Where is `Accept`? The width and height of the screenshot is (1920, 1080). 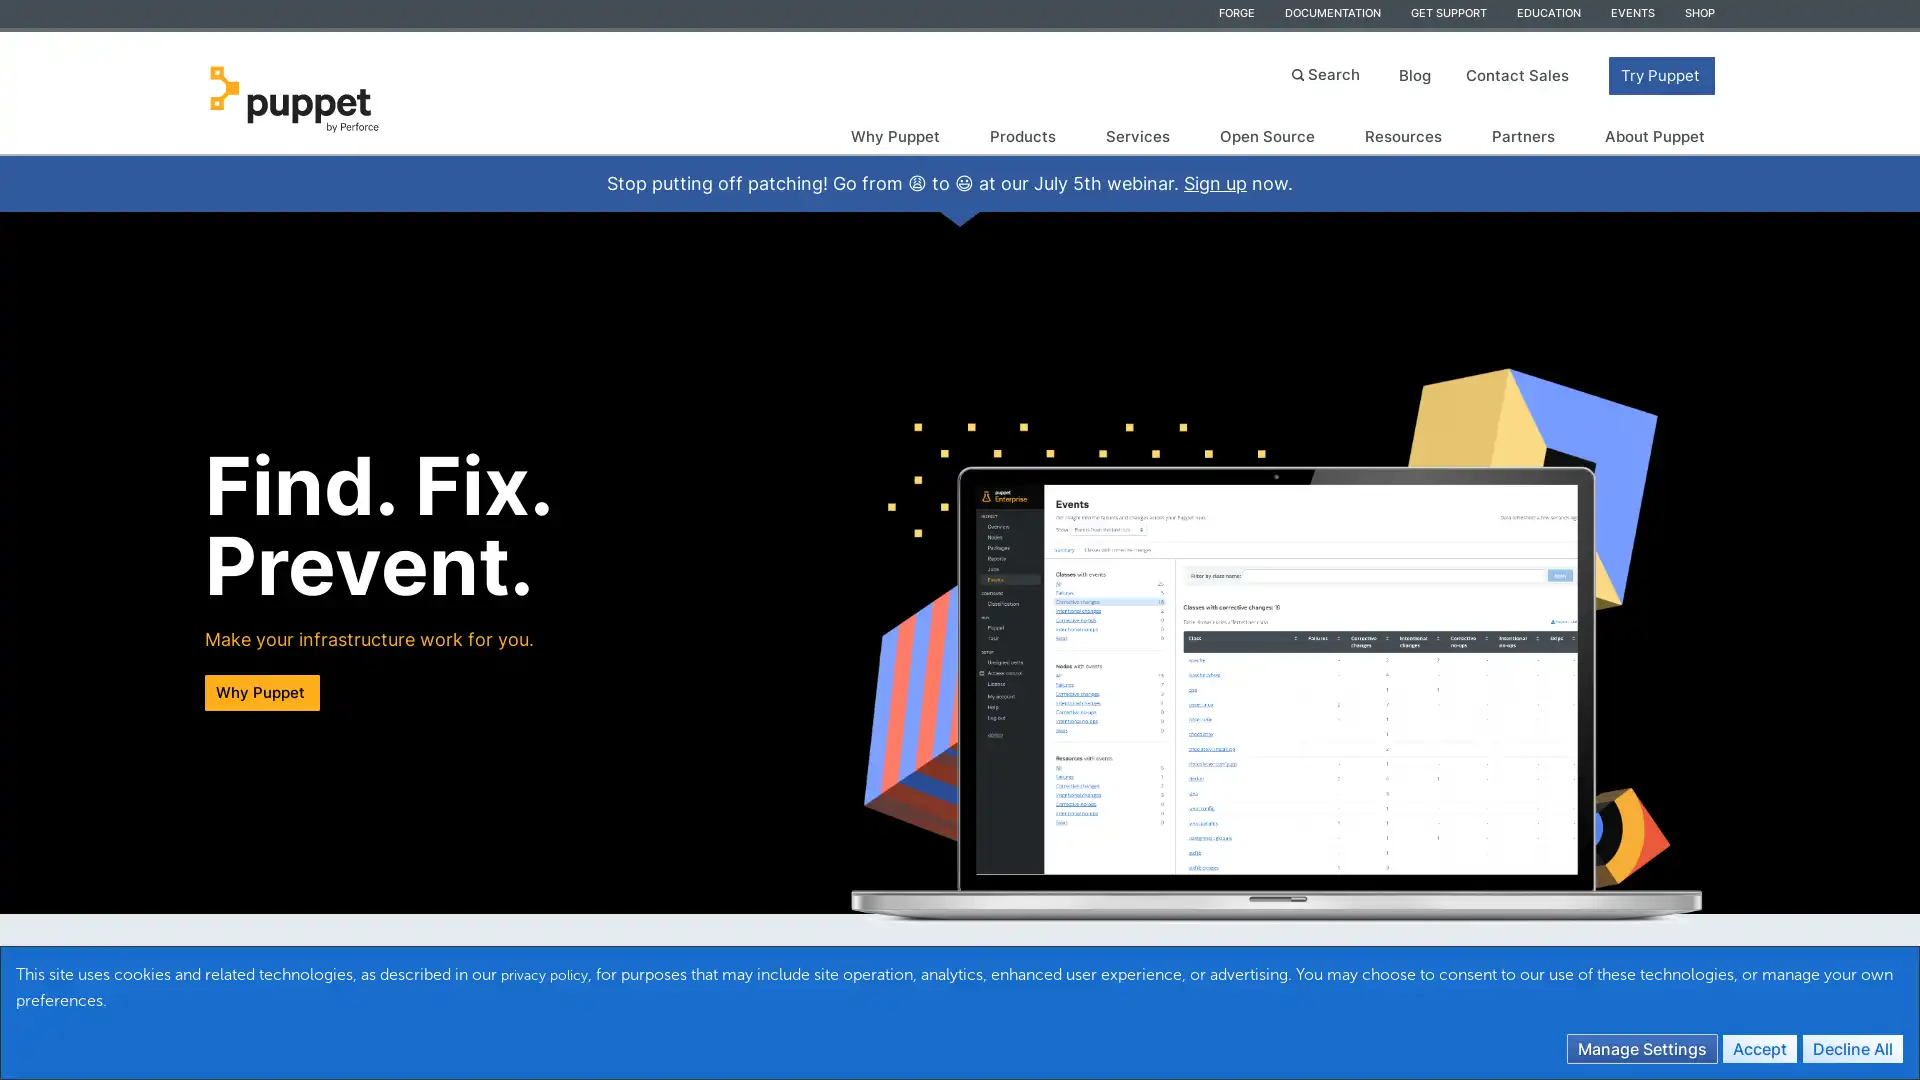 Accept is located at coordinates (1760, 1047).